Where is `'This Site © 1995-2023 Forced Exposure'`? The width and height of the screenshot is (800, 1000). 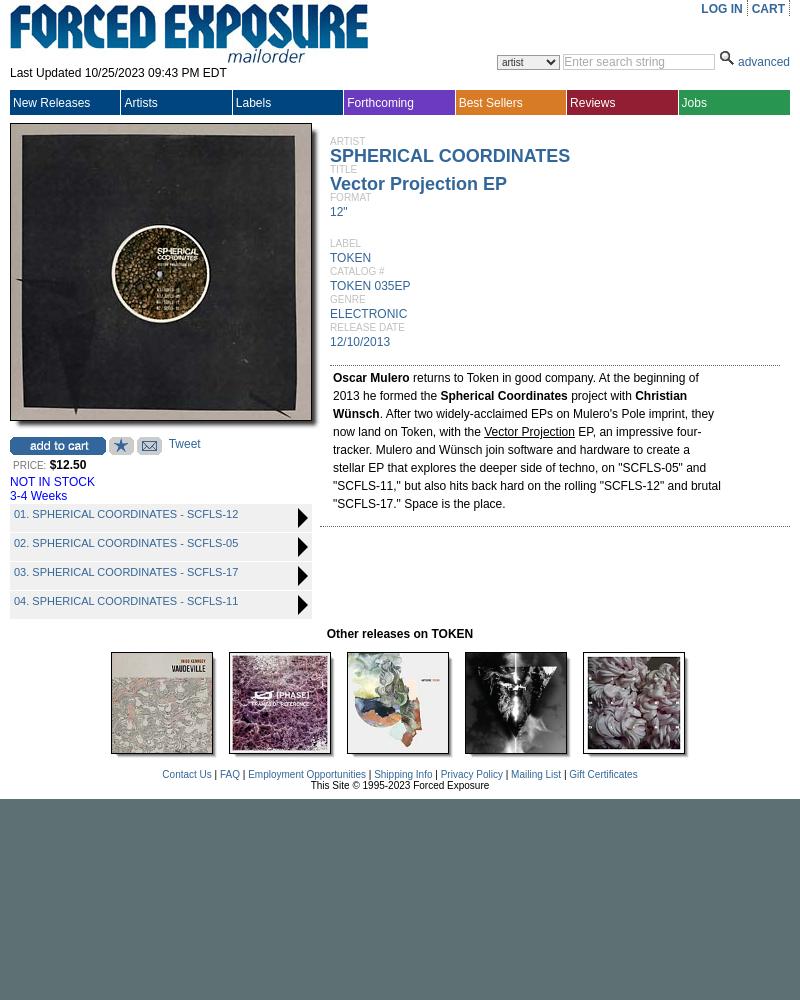 'This Site © 1995-2023 Forced Exposure' is located at coordinates (398, 785).